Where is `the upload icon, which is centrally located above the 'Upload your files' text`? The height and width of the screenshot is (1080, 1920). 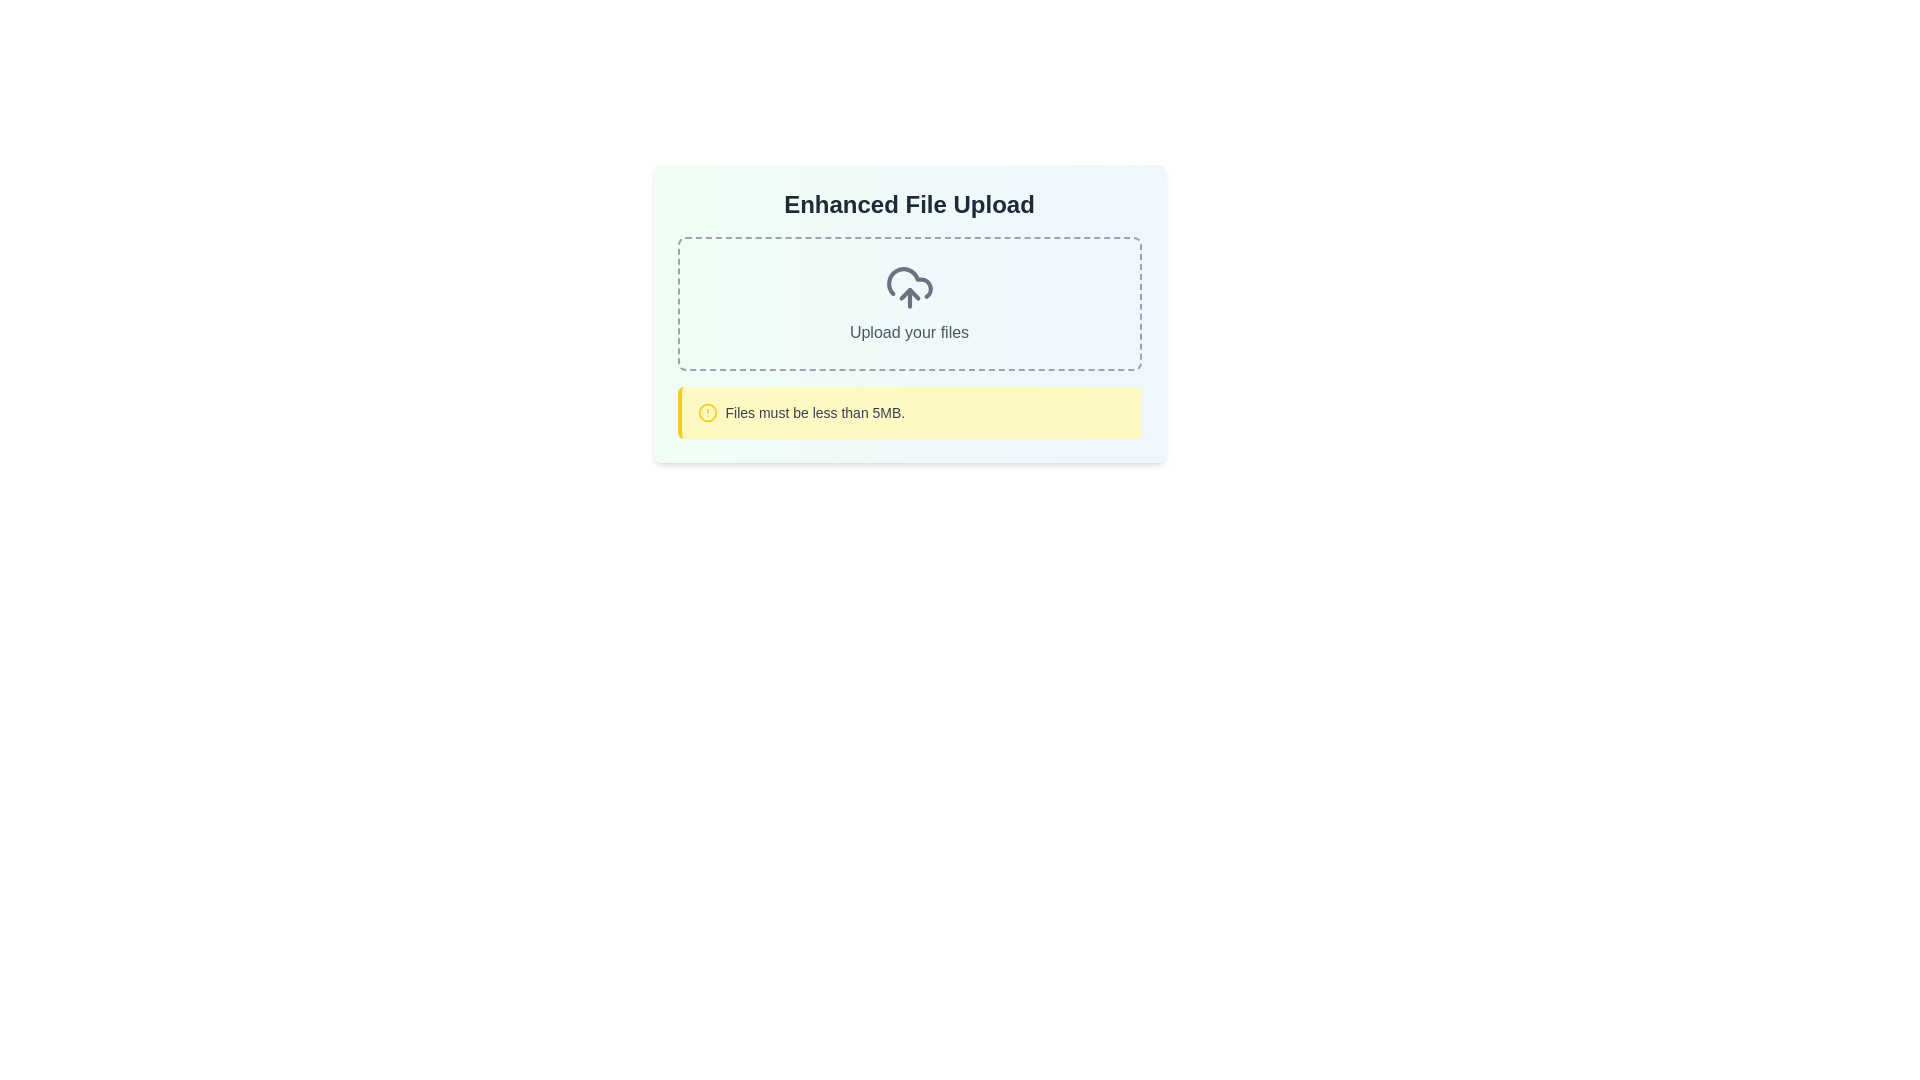 the upload icon, which is centrally located above the 'Upload your files' text is located at coordinates (908, 288).